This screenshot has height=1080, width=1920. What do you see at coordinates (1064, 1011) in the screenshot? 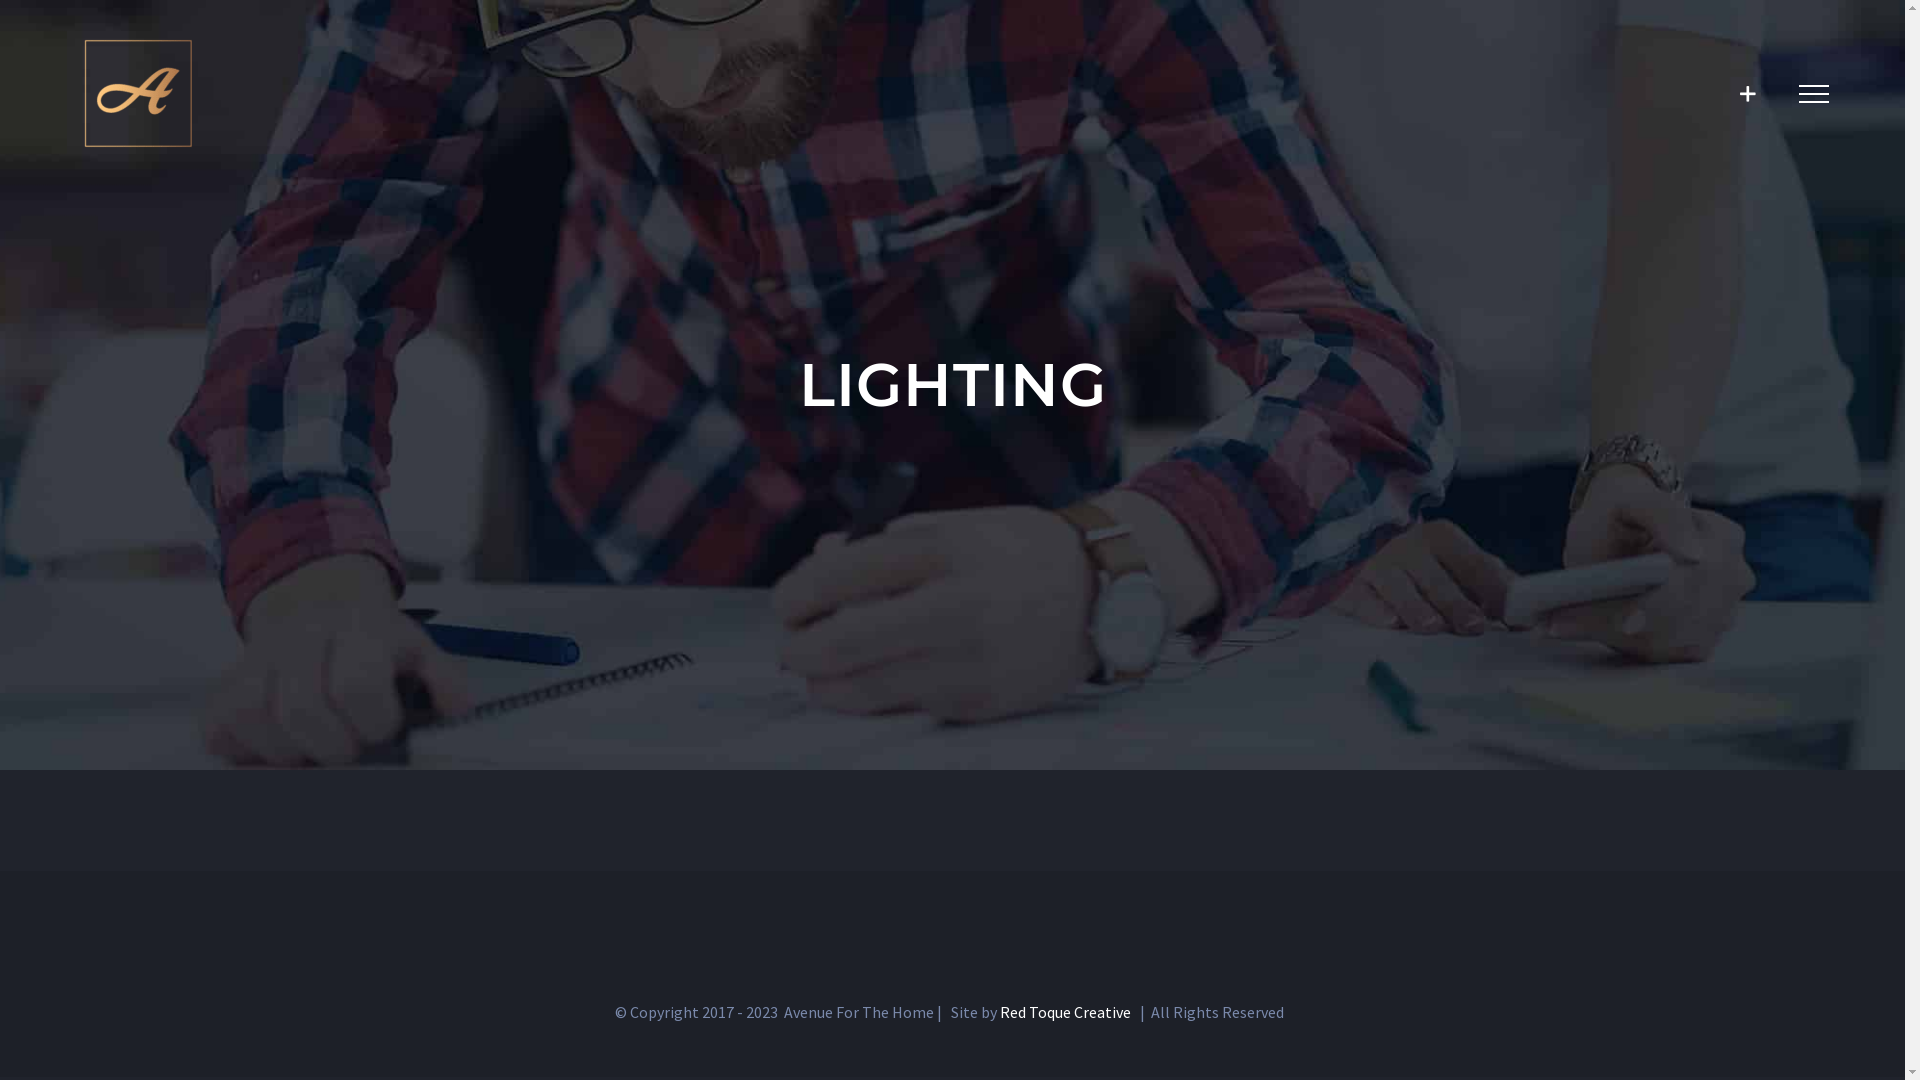
I see `'Red Toque Creative'` at bounding box center [1064, 1011].